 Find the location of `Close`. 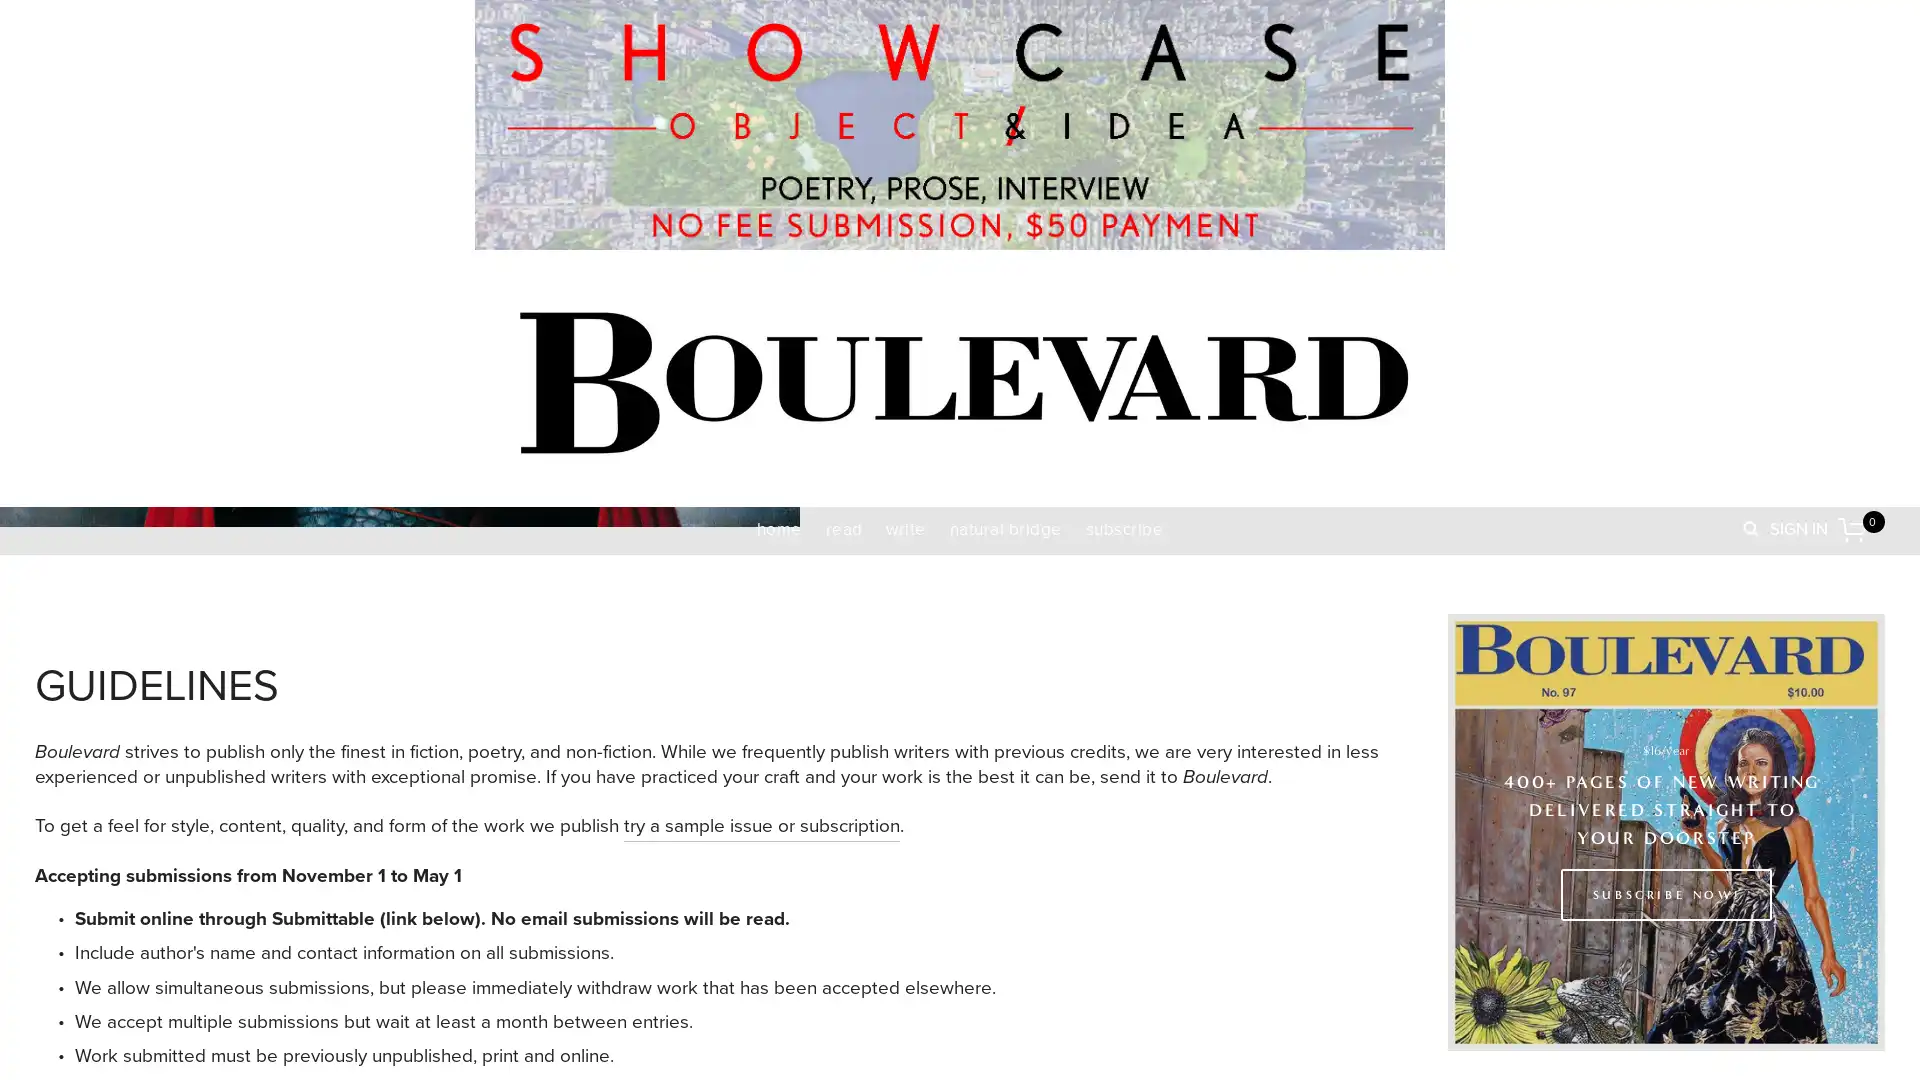

Close is located at coordinates (1243, 346).